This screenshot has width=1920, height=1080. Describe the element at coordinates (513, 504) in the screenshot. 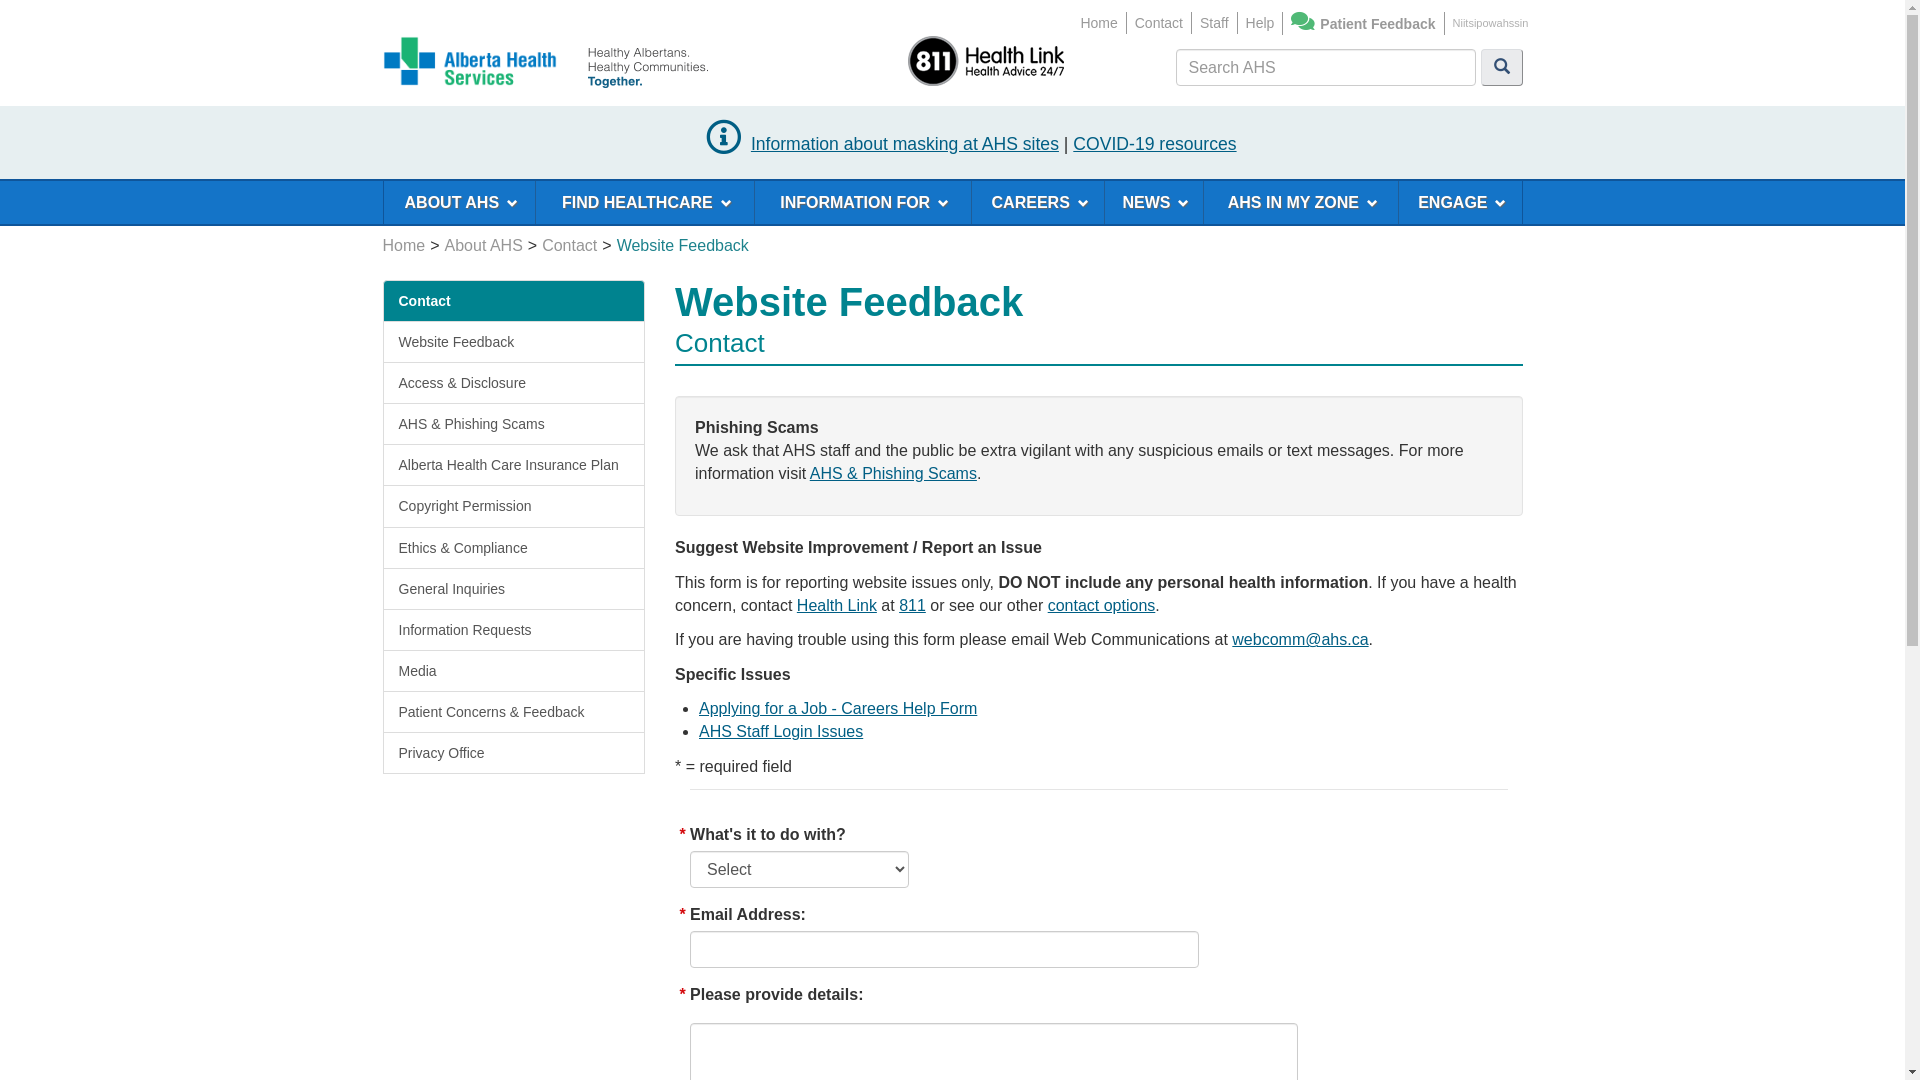

I see `'Copyright Permission'` at that location.